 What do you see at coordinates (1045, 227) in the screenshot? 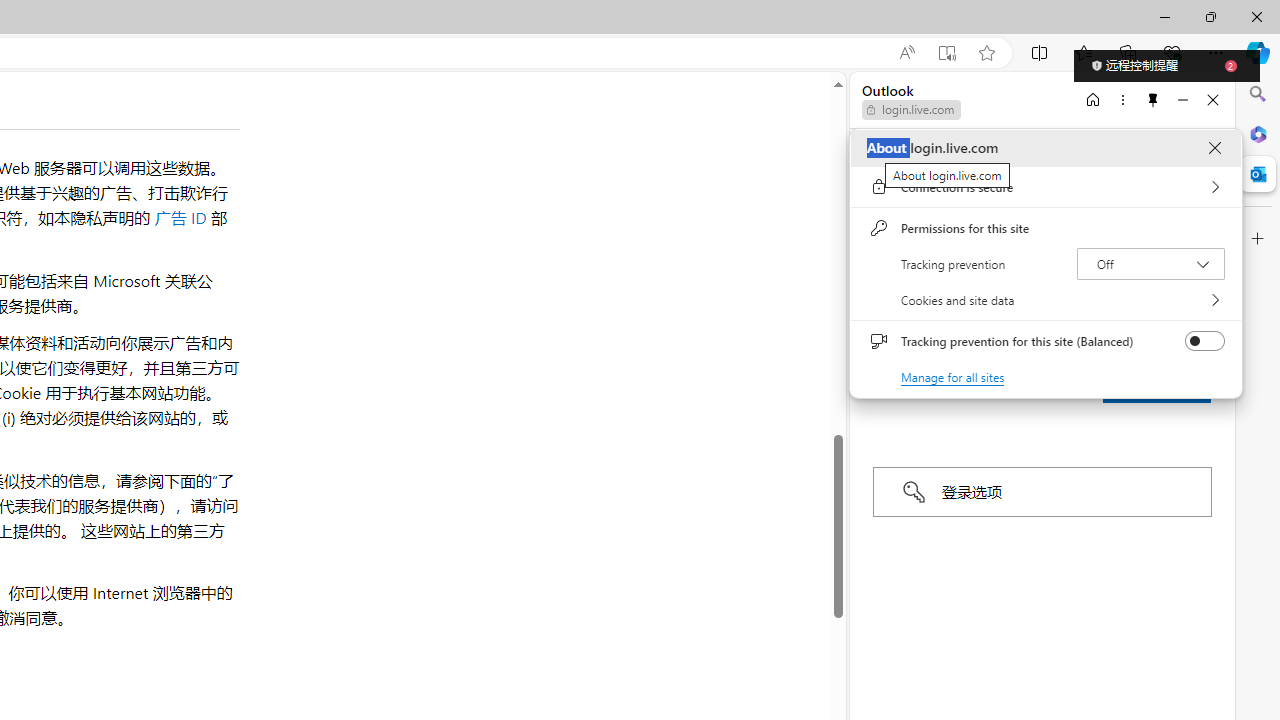
I see `'Permissions for this site'` at bounding box center [1045, 227].